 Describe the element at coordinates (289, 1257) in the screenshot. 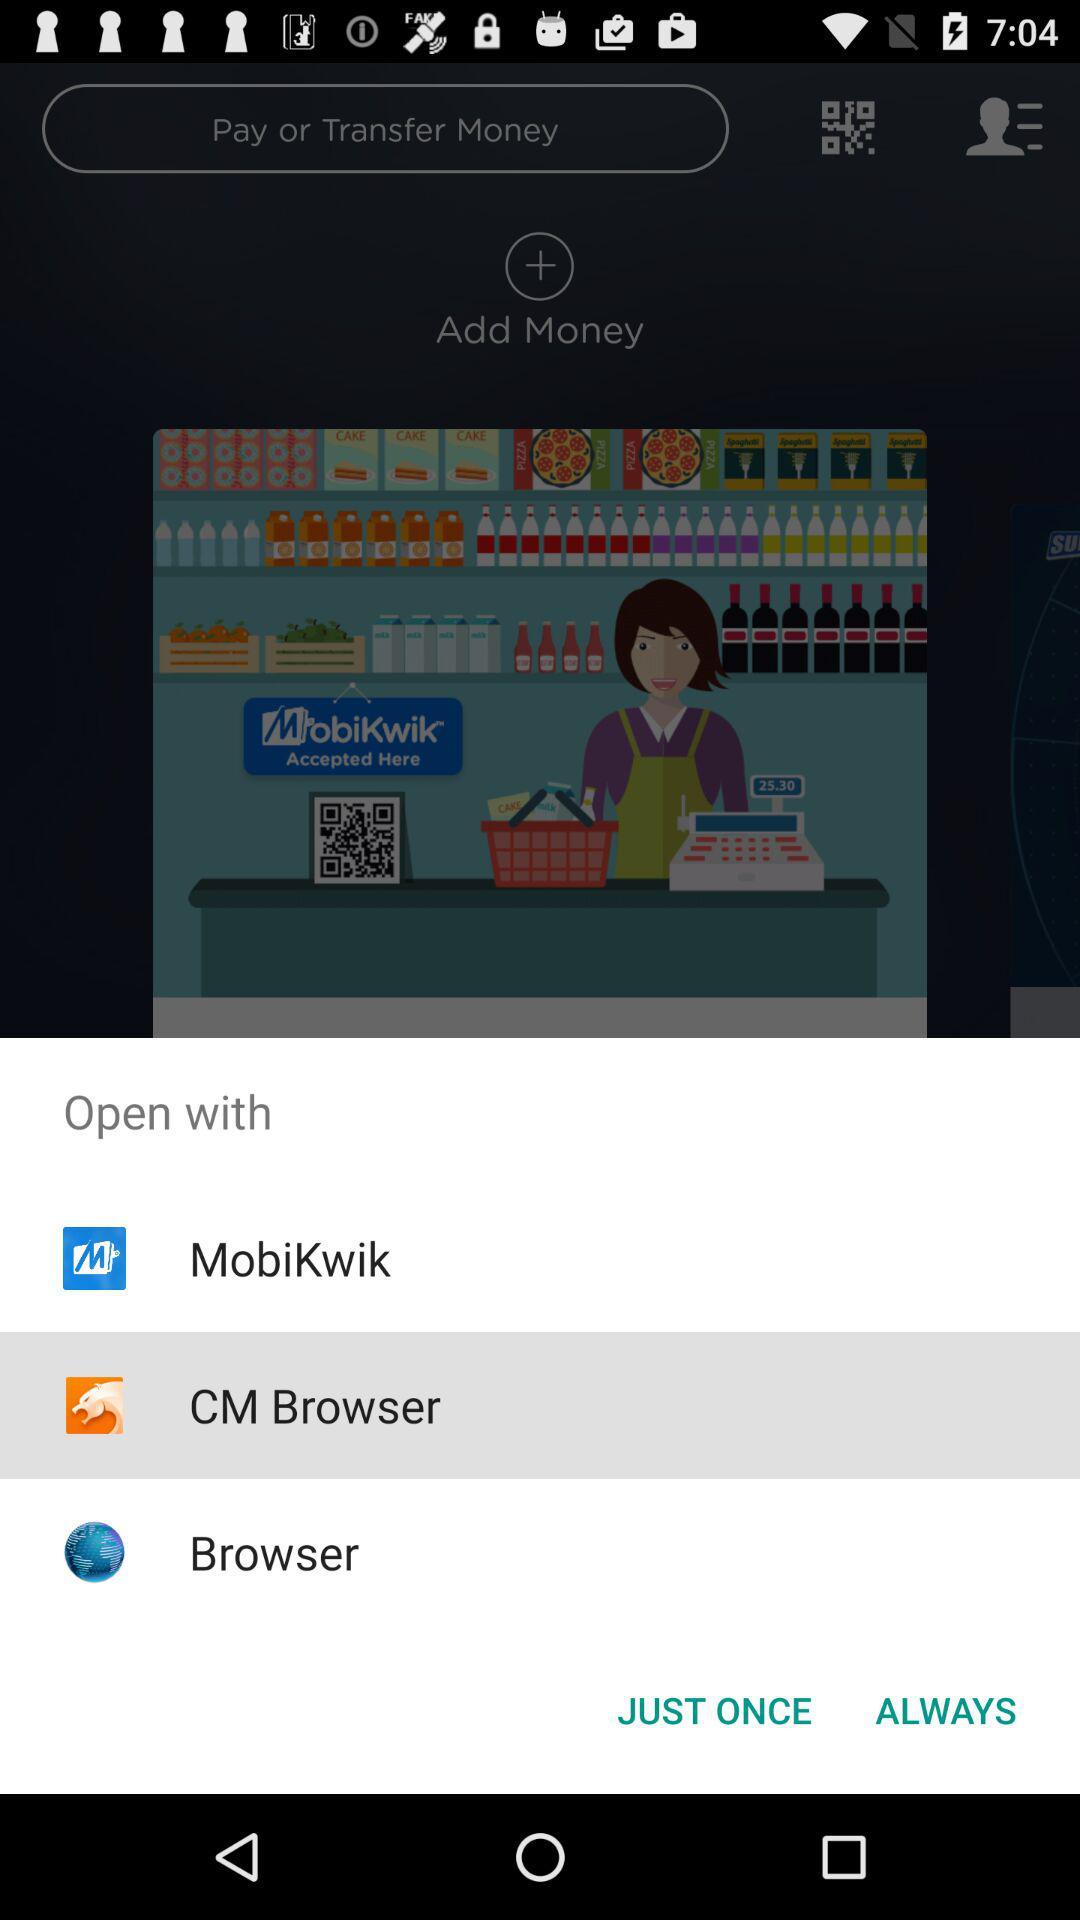

I see `mobikwik app` at that location.